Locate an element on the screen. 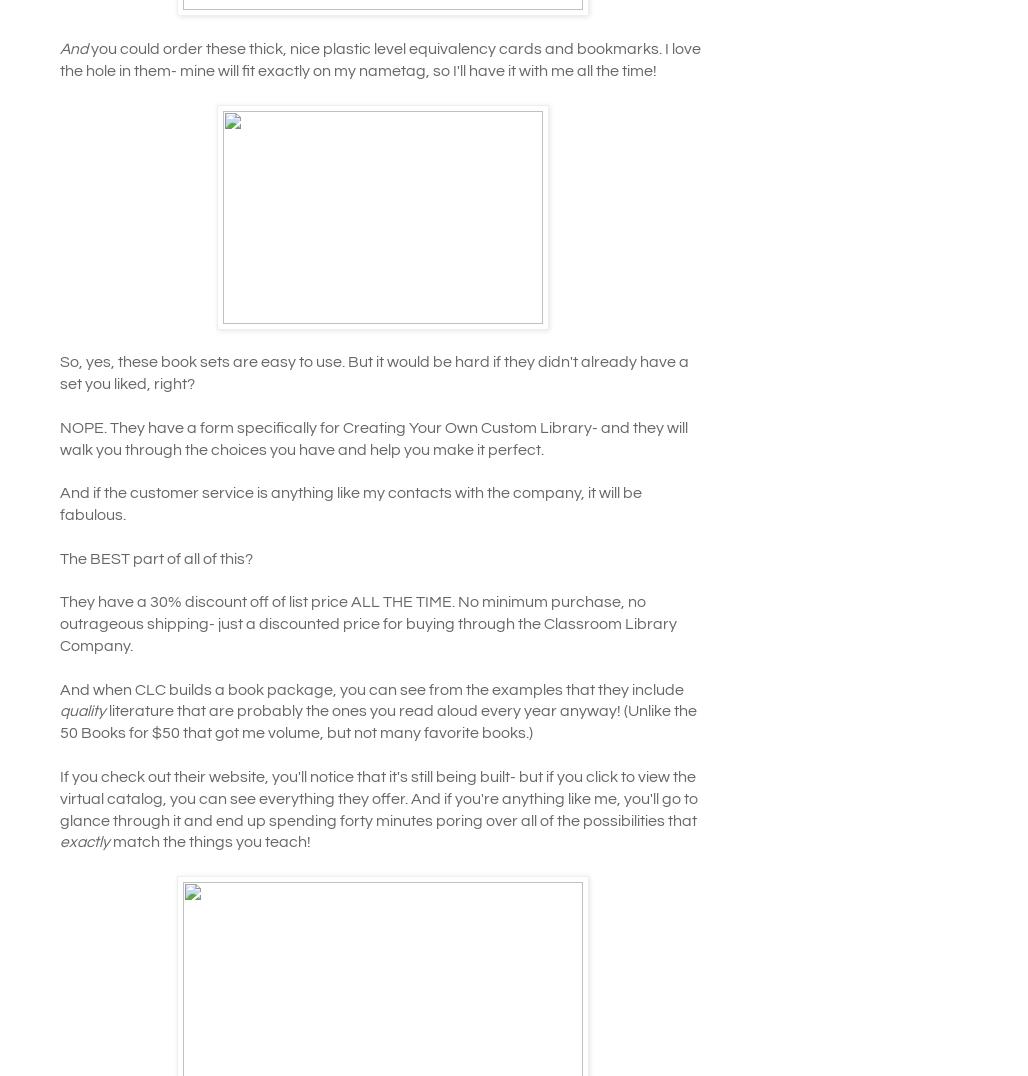 This screenshot has width=1028, height=1076. 'So, yes, these book sets are easy to use. But it would be hard if they didn't already have a set you liked, right?' is located at coordinates (373, 372).